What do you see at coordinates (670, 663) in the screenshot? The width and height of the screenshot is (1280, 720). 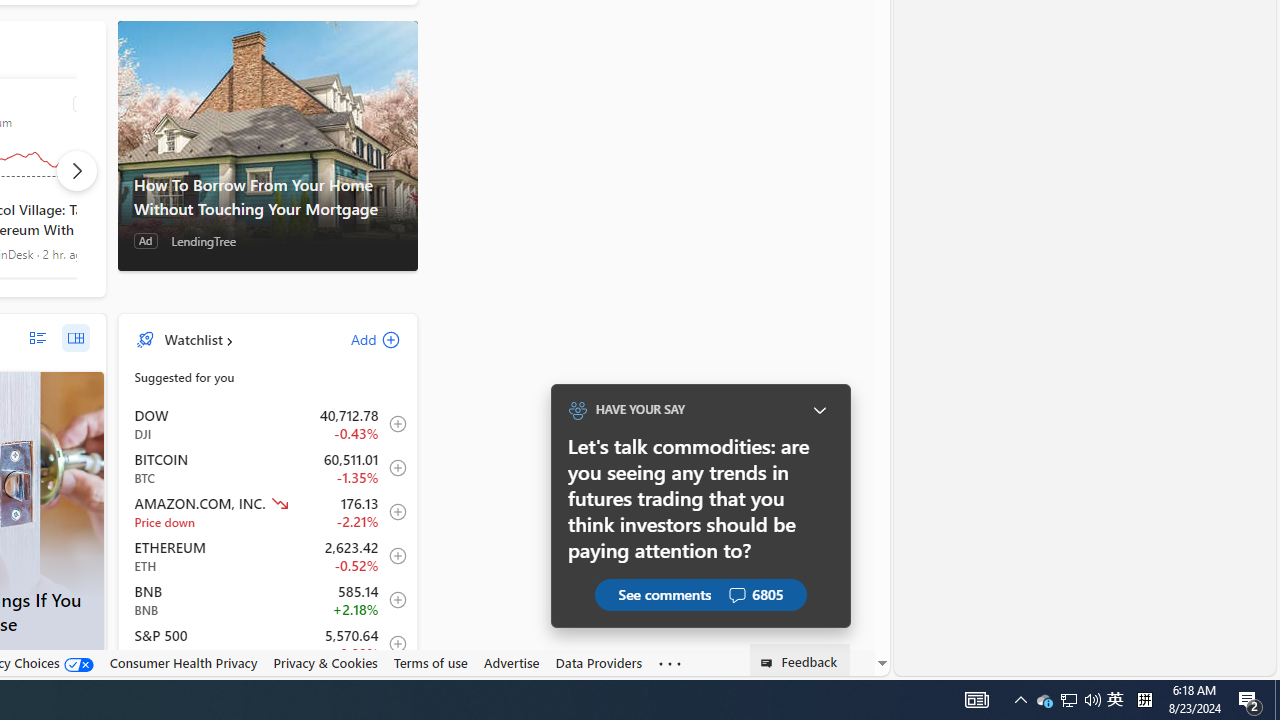 I see `'Class: oneFooter_seeMore-DS-EntryPoint1-1'` at bounding box center [670, 663].